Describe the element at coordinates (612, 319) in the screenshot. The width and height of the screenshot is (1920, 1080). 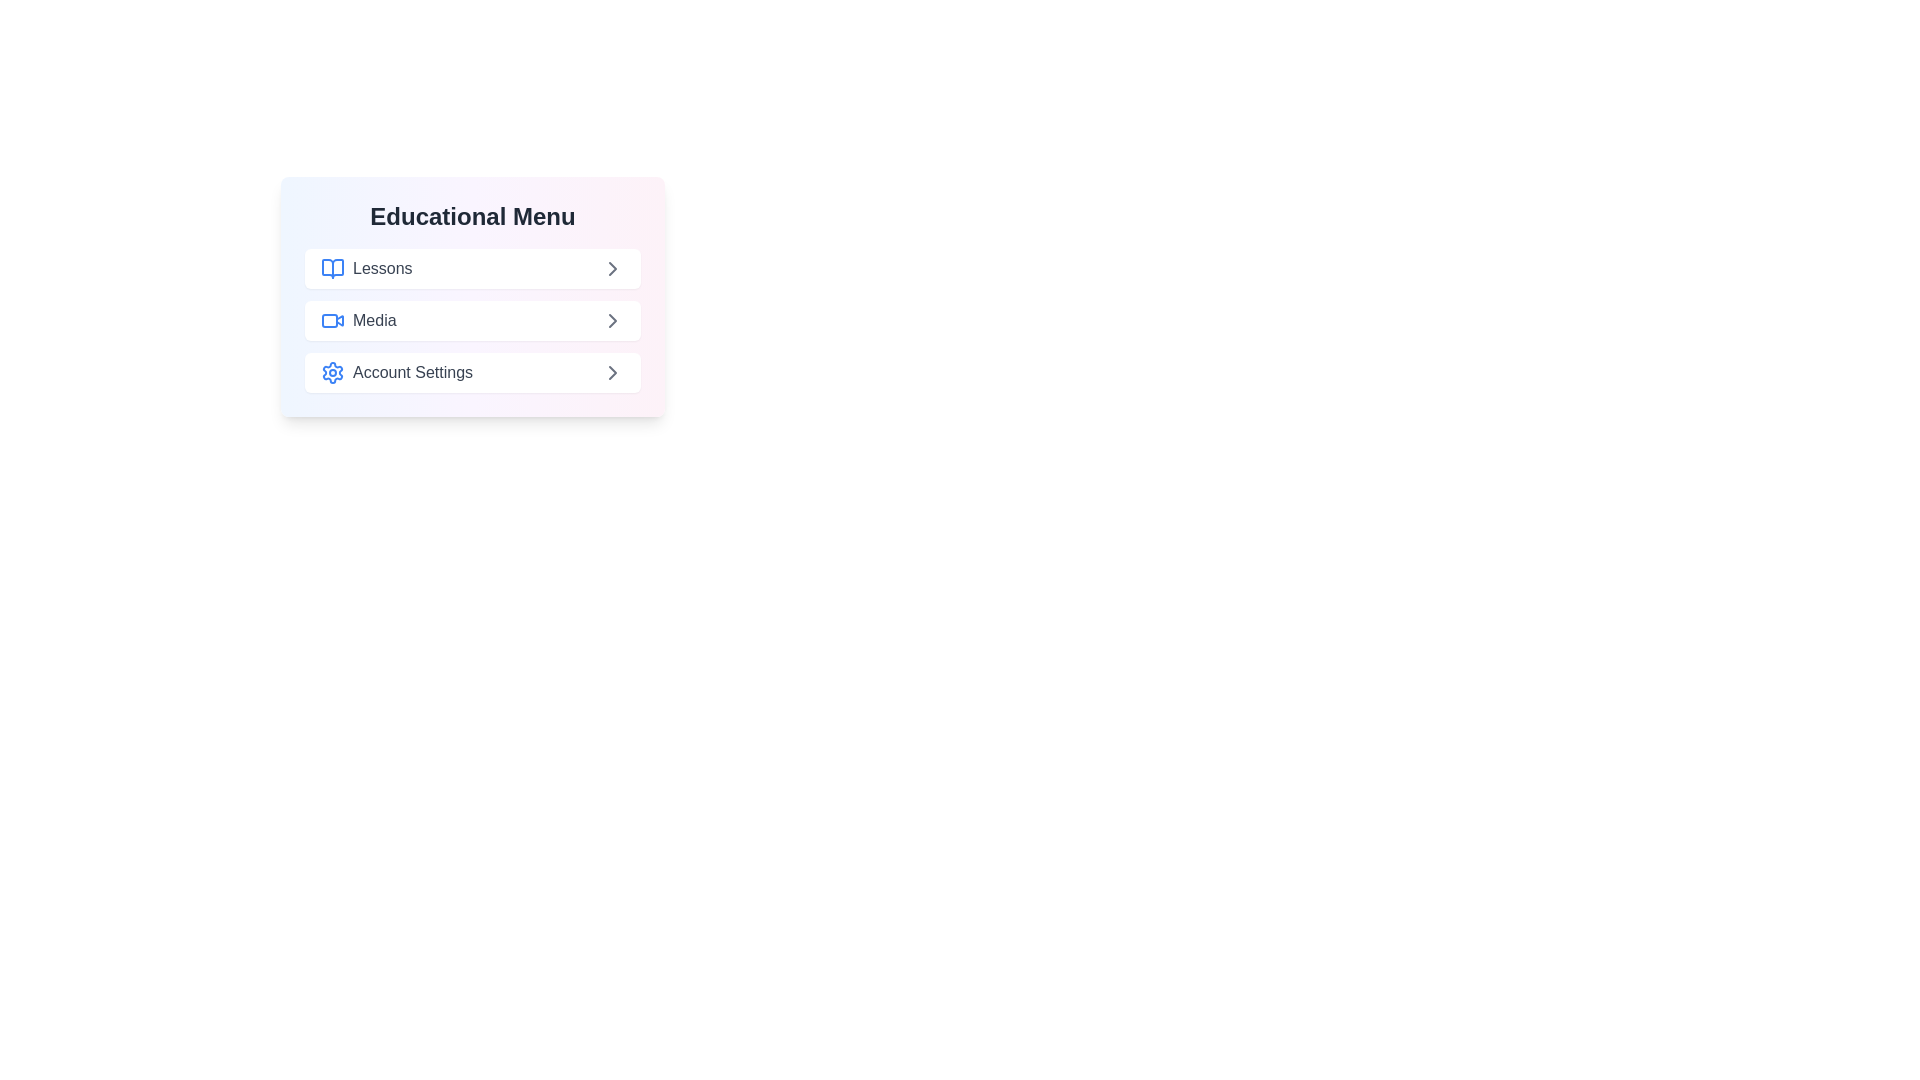
I see `the arrow icon located at the rightmost end of the 'Media' menu item` at that location.